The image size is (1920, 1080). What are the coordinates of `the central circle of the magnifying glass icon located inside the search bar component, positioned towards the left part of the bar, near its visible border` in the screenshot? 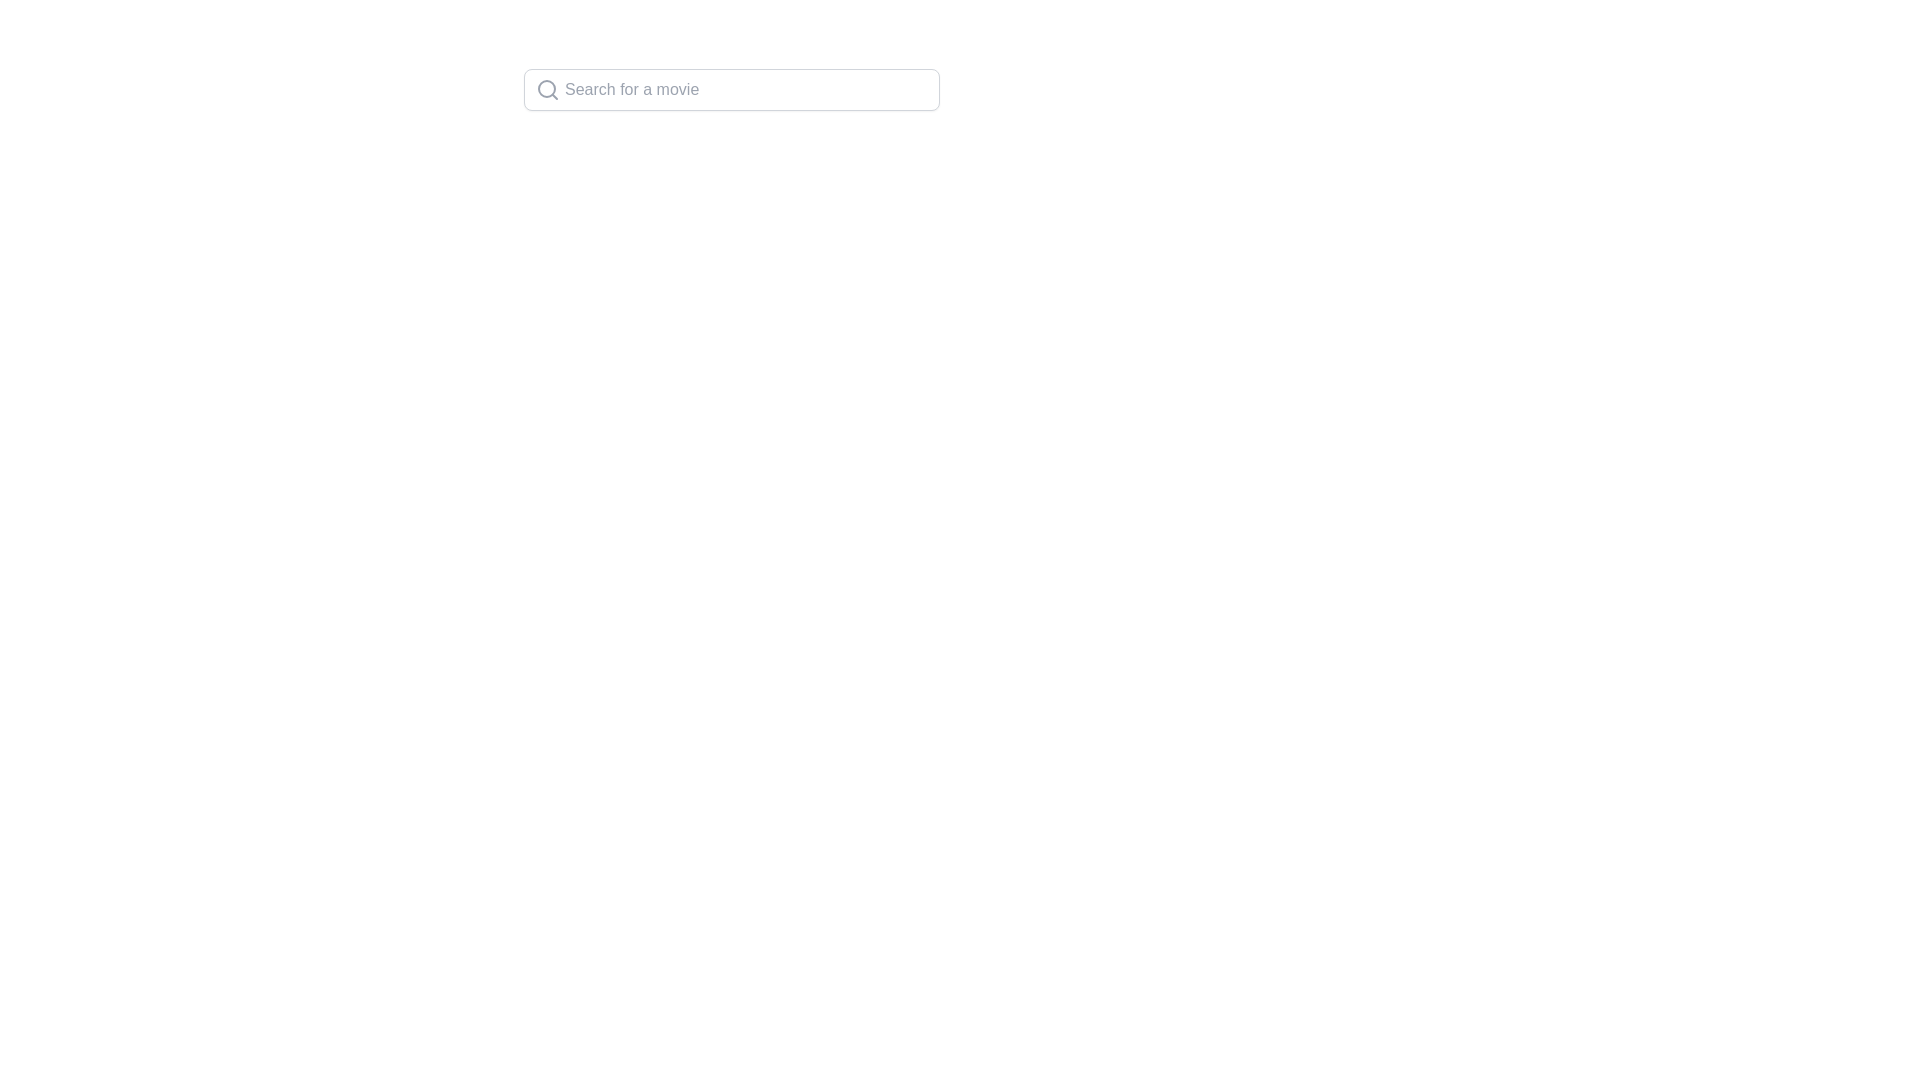 It's located at (547, 87).